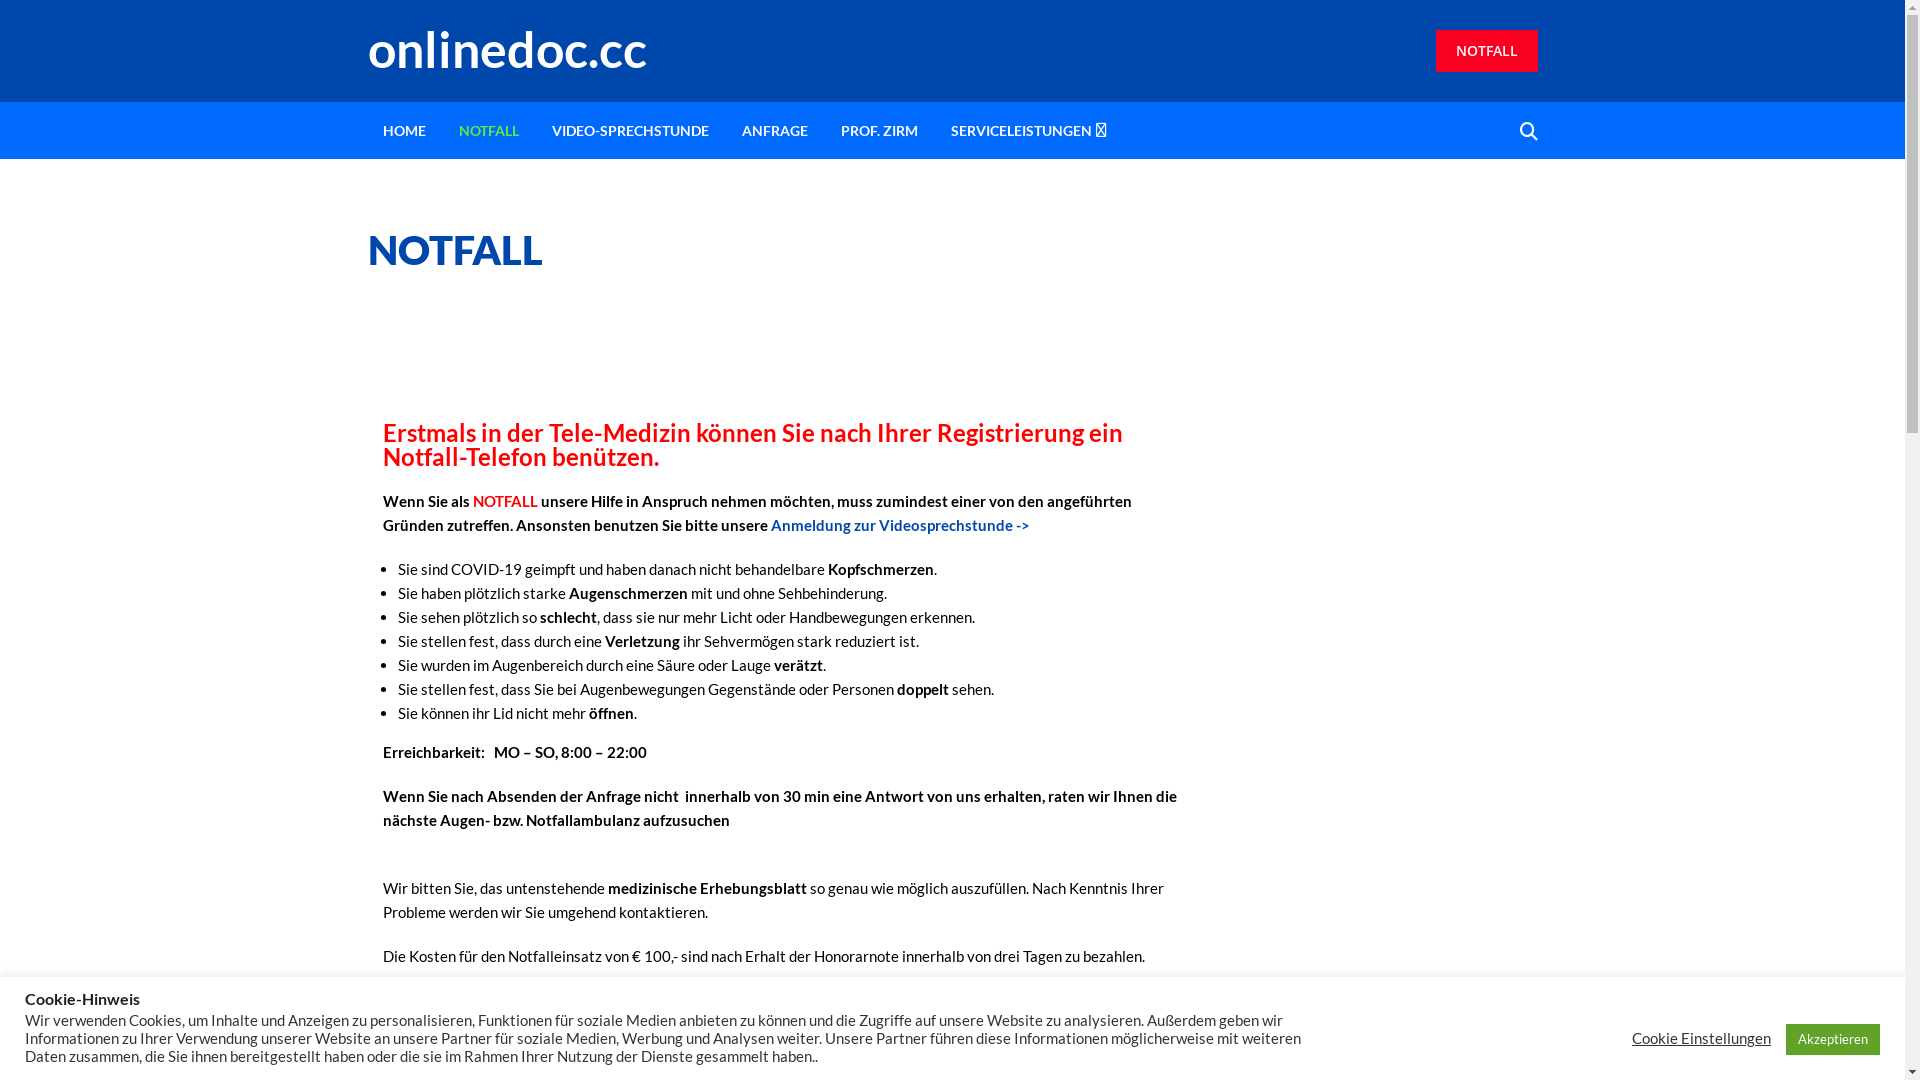 The height and width of the screenshot is (1080, 1920). What do you see at coordinates (403, 130) in the screenshot?
I see `'HOME'` at bounding box center [403, 130].